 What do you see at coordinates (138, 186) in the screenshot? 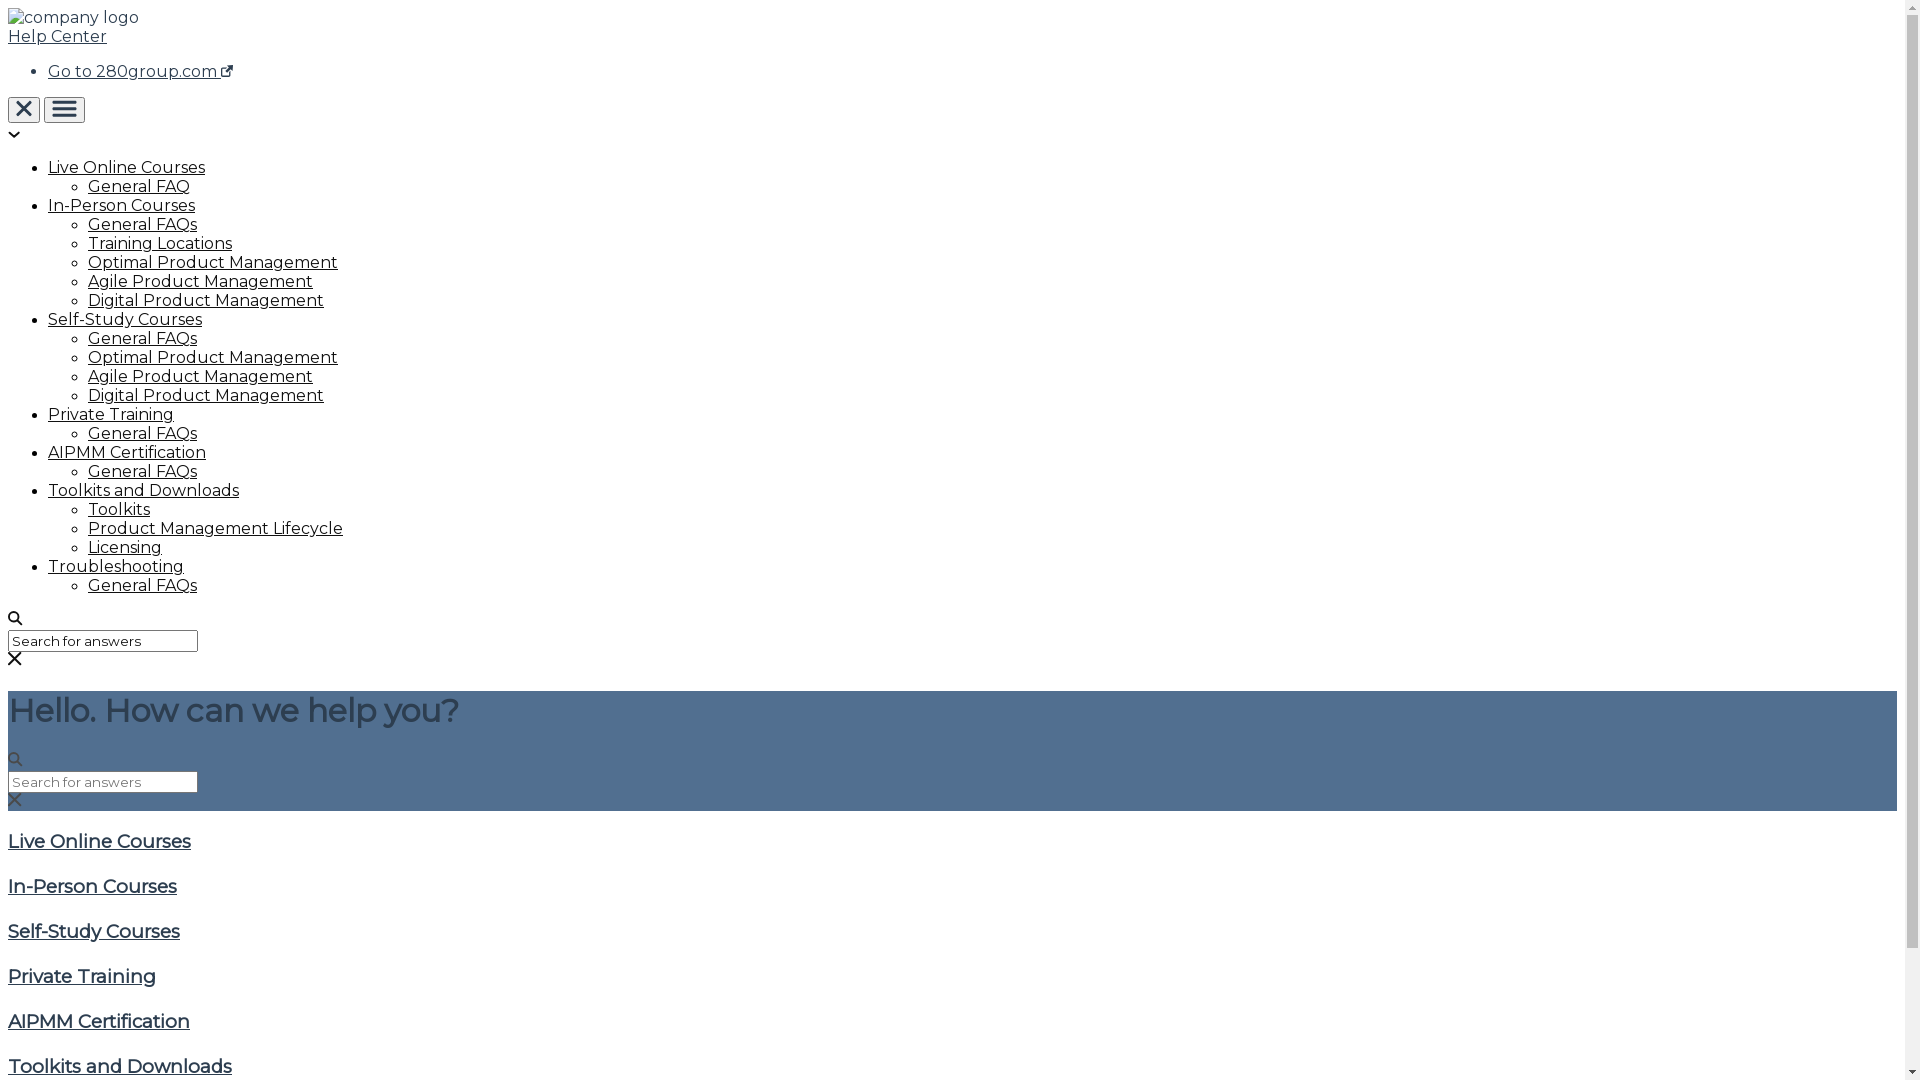
I see `'General FAQ'` at bounding box center [138, 186].